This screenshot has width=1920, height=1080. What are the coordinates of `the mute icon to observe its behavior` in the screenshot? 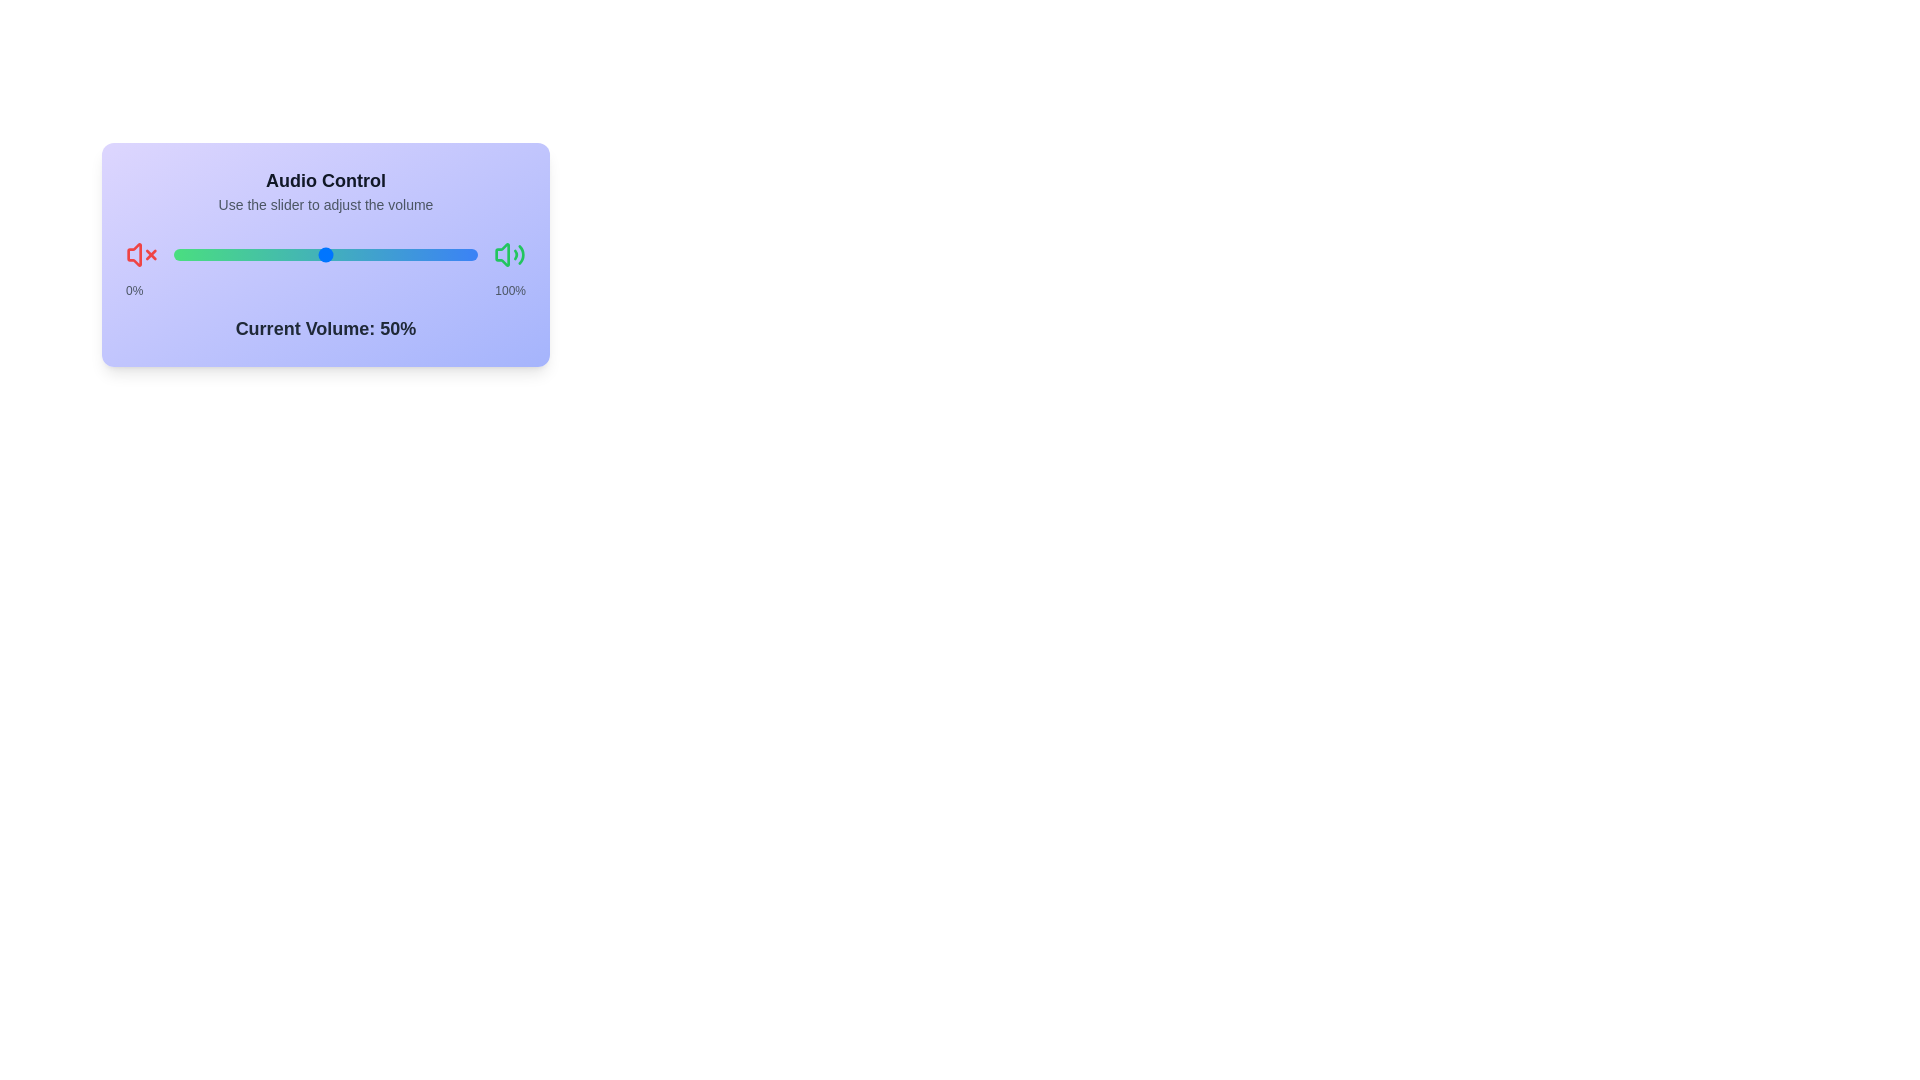 It's located at (141, 253).